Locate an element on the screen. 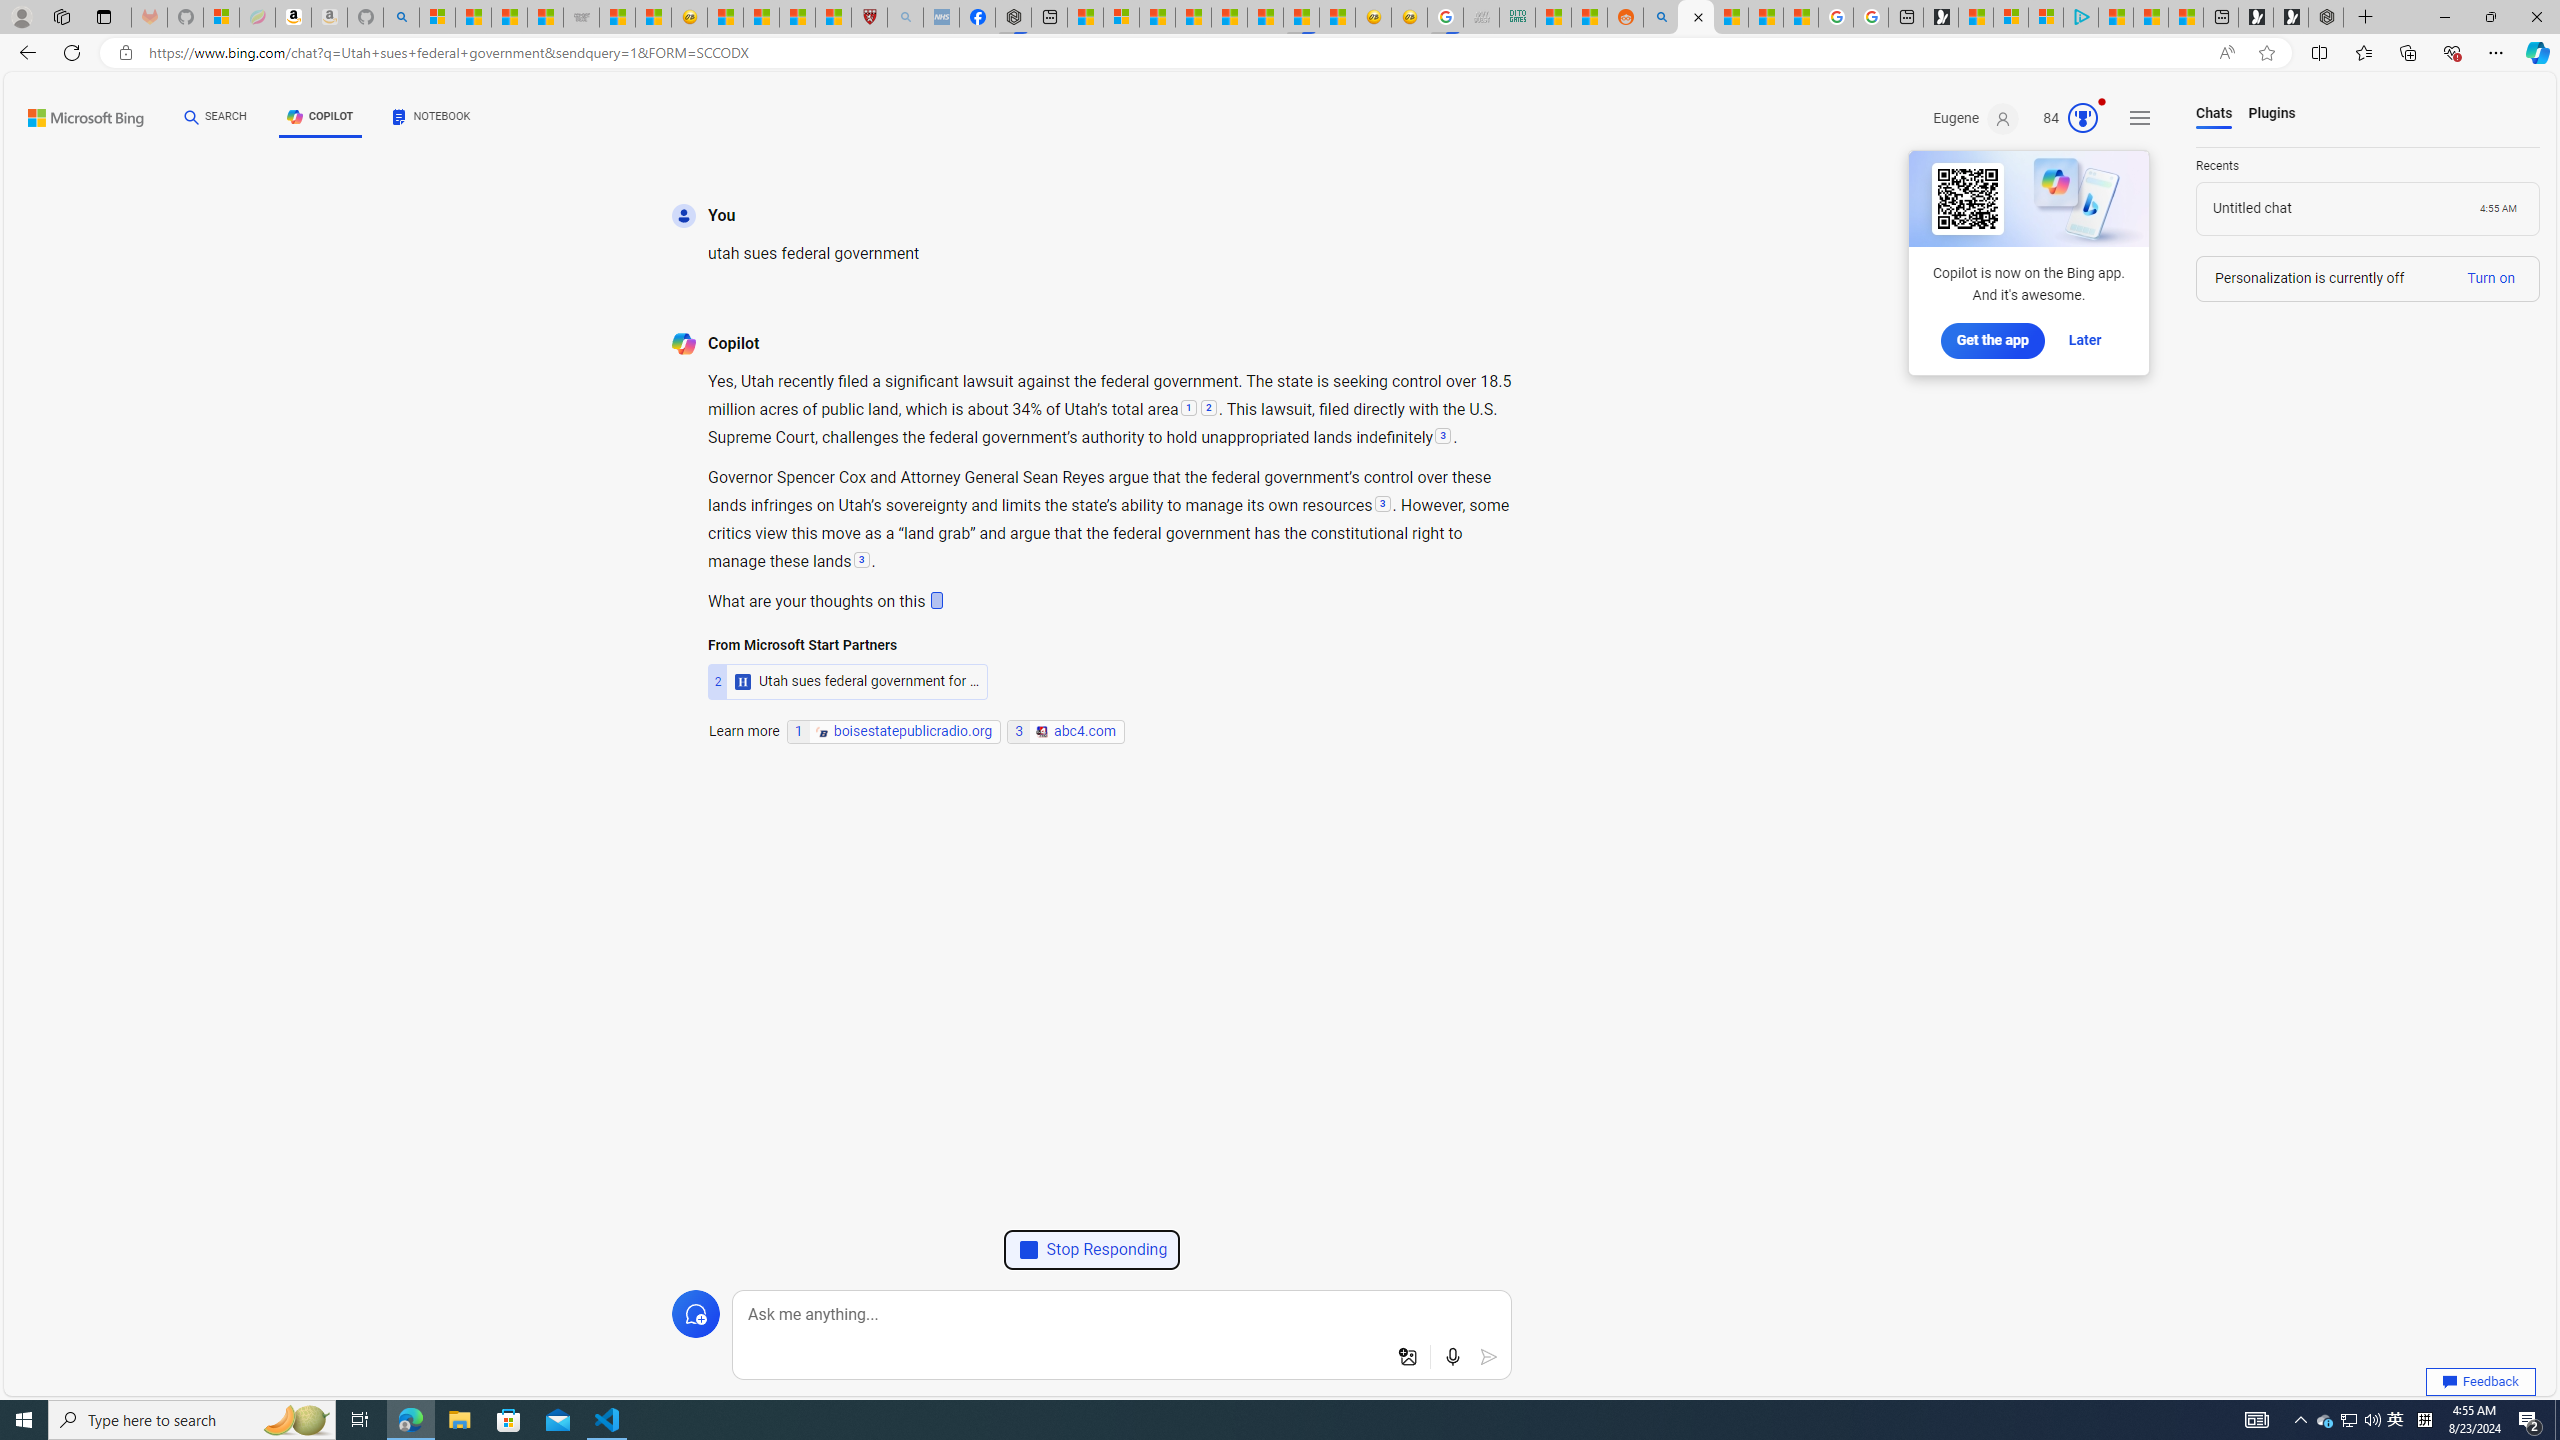 This screenshot has width=2560, height=1440. 'Settings and quick links' is located at coordinates (2140, 118).